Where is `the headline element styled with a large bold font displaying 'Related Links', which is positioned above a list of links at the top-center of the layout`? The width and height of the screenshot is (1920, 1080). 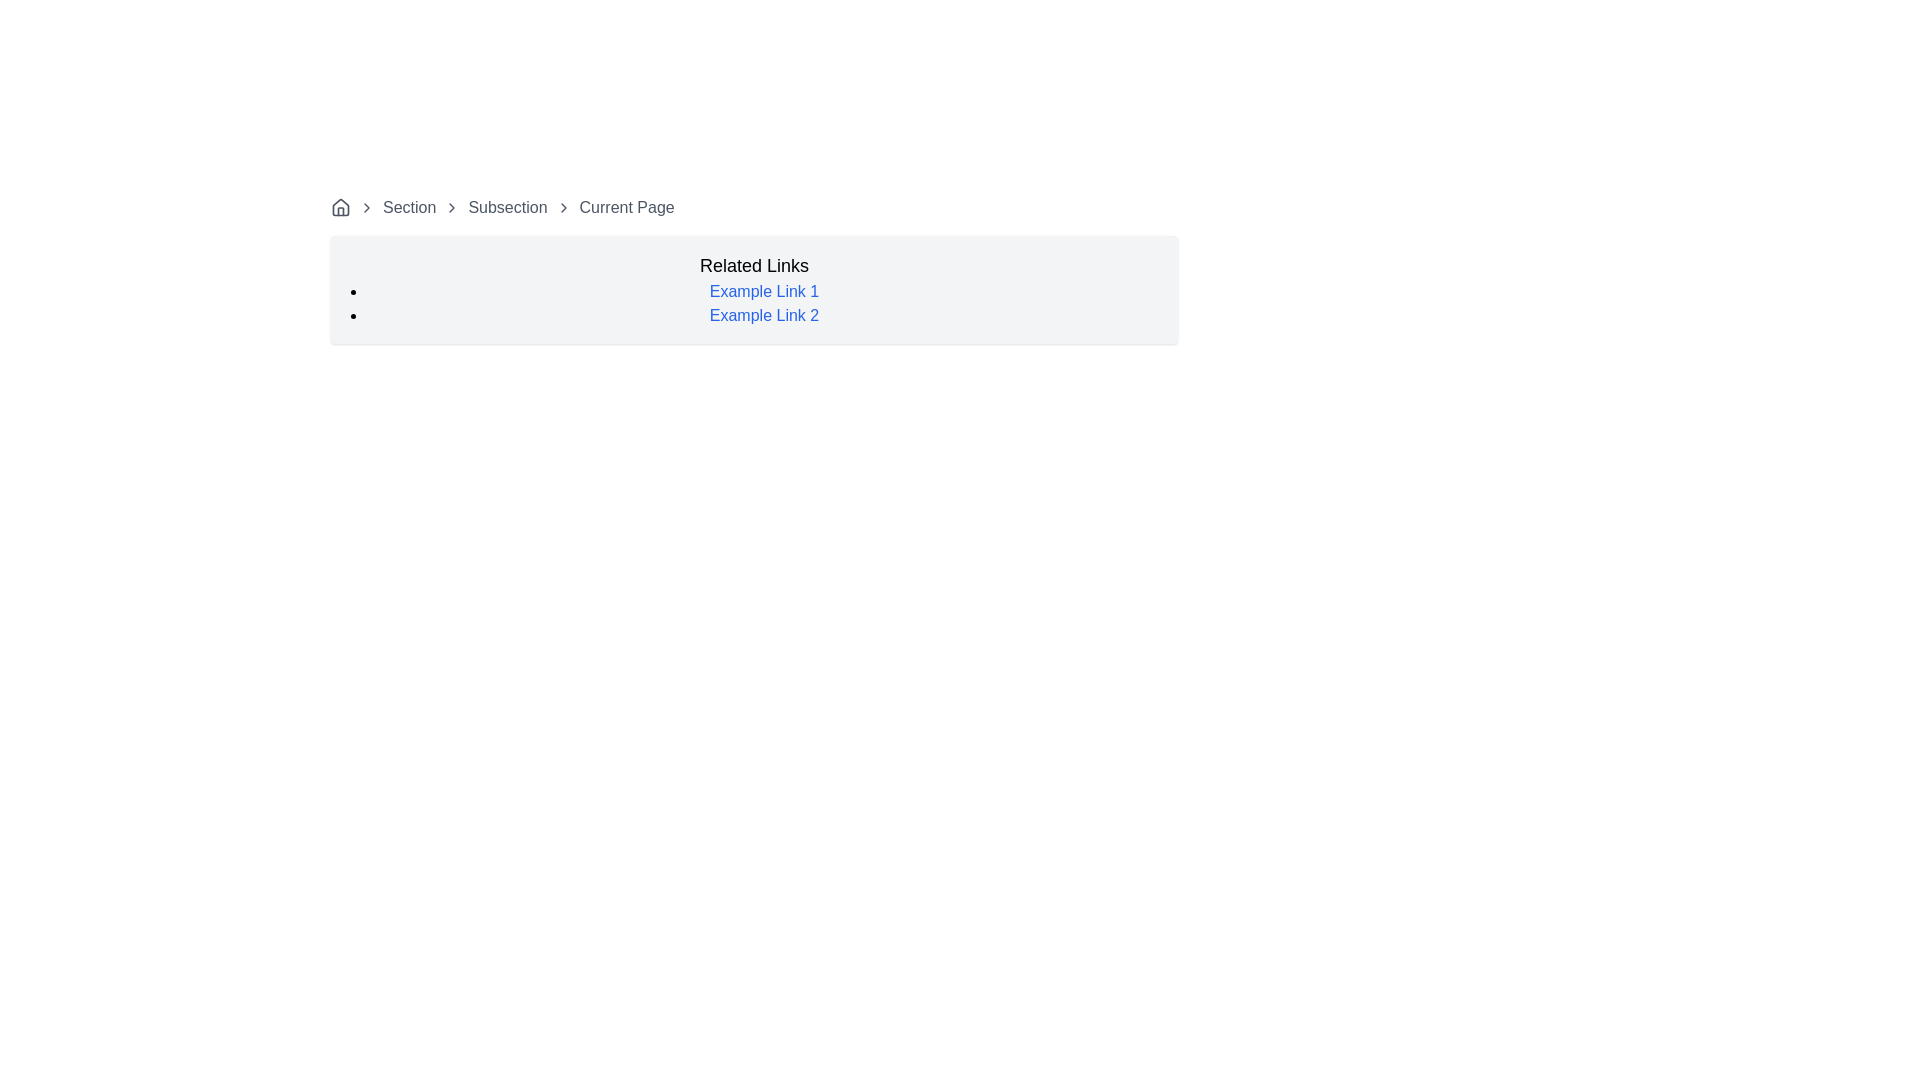 the headline element styled with a large bold font displaying 'Related Links', which is positioned above a list of links at the top-center of the layout is located at coordinates (753, 265).